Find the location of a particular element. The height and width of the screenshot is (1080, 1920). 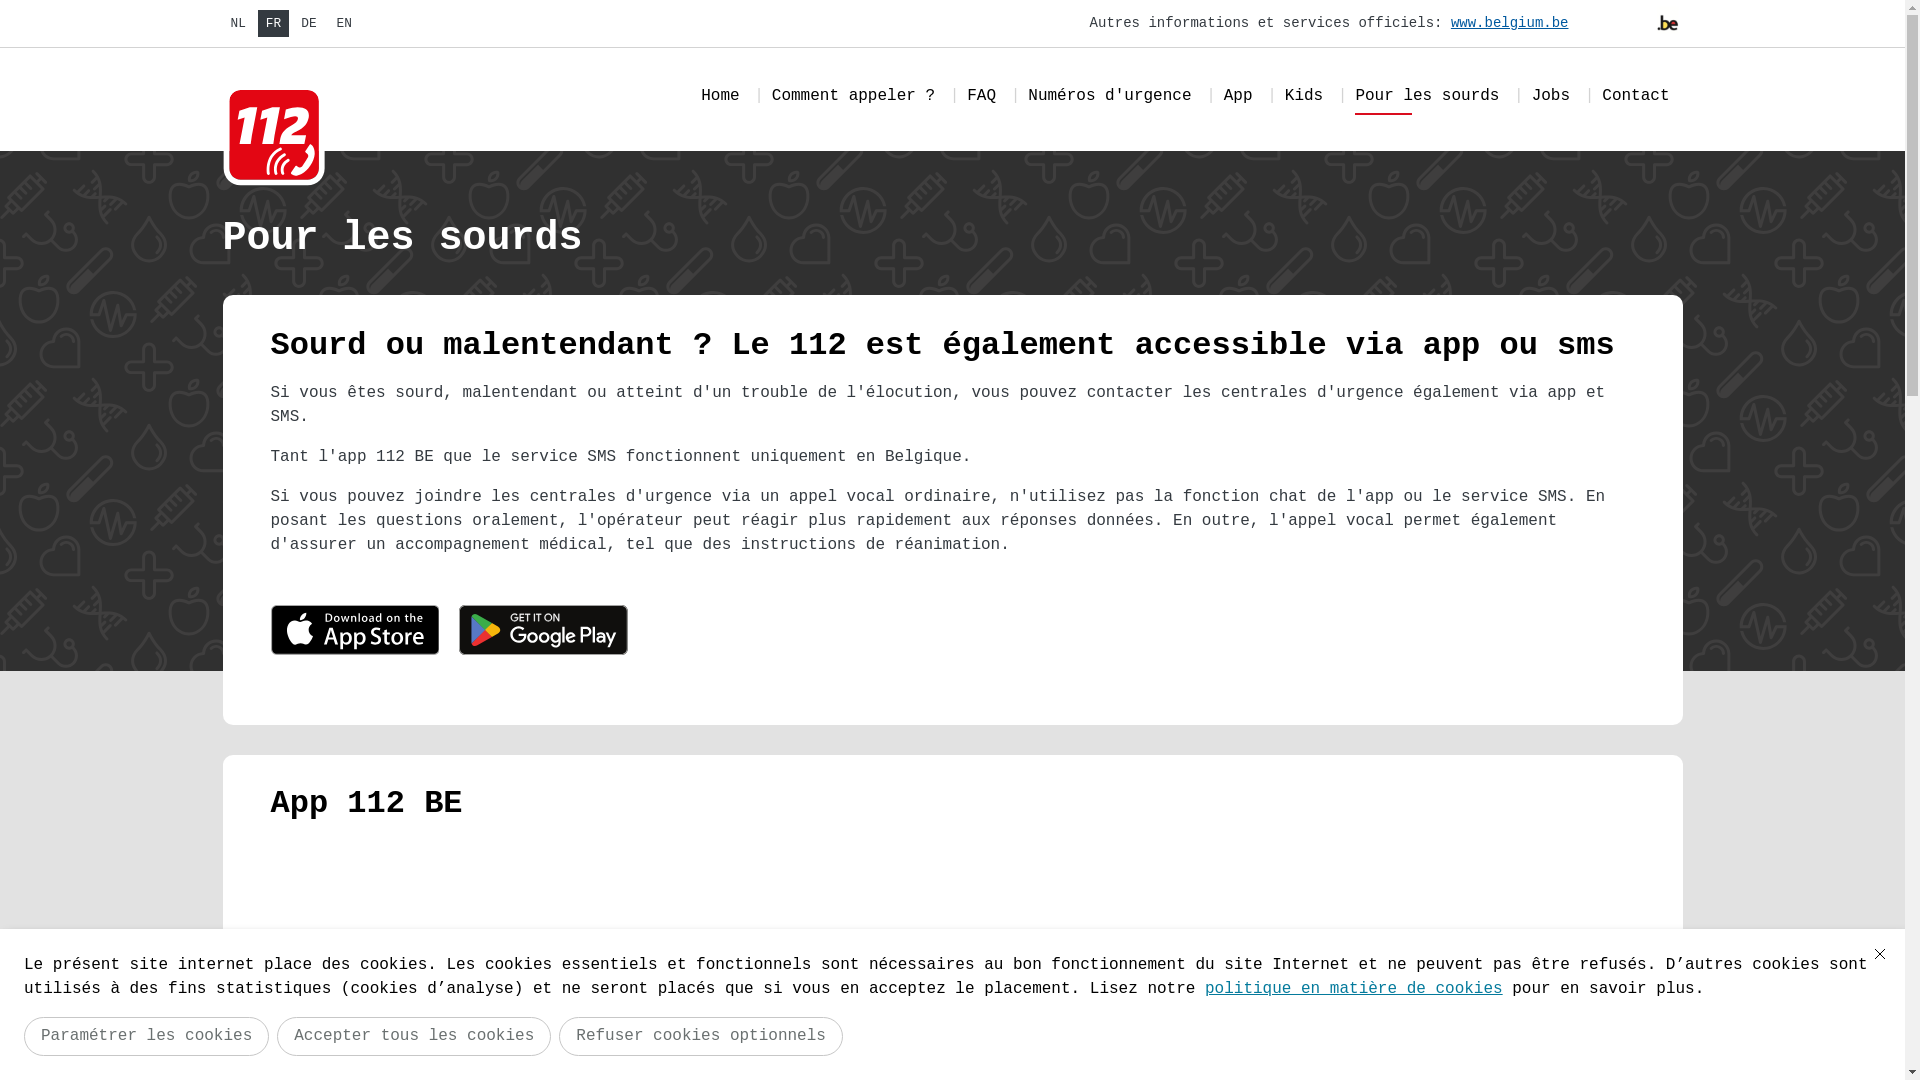

'Kids' is located at coordinates (1304, 99).